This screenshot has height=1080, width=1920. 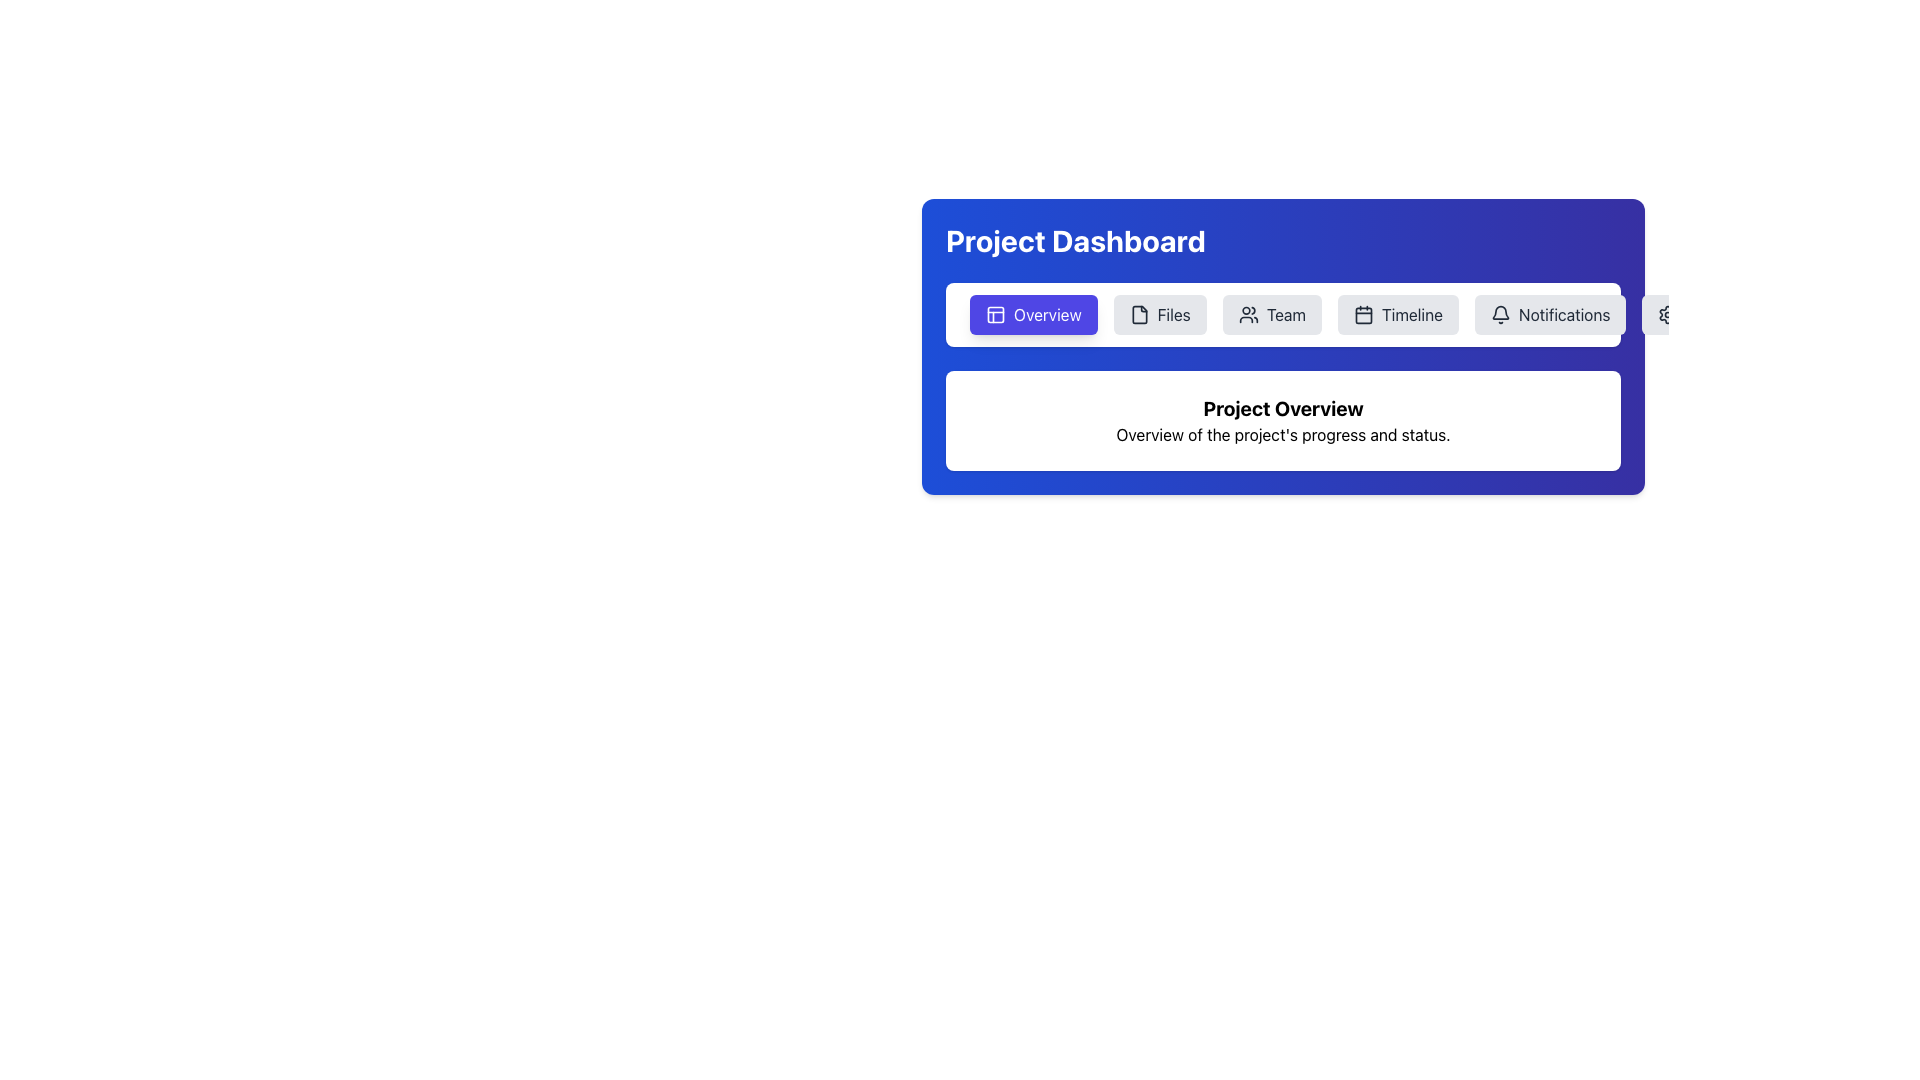 I want to click on the icon representing a file design located to the left of the 'Files' text label within the 'Files' button on the Project Dashboard, so click(x=1139, y=315).